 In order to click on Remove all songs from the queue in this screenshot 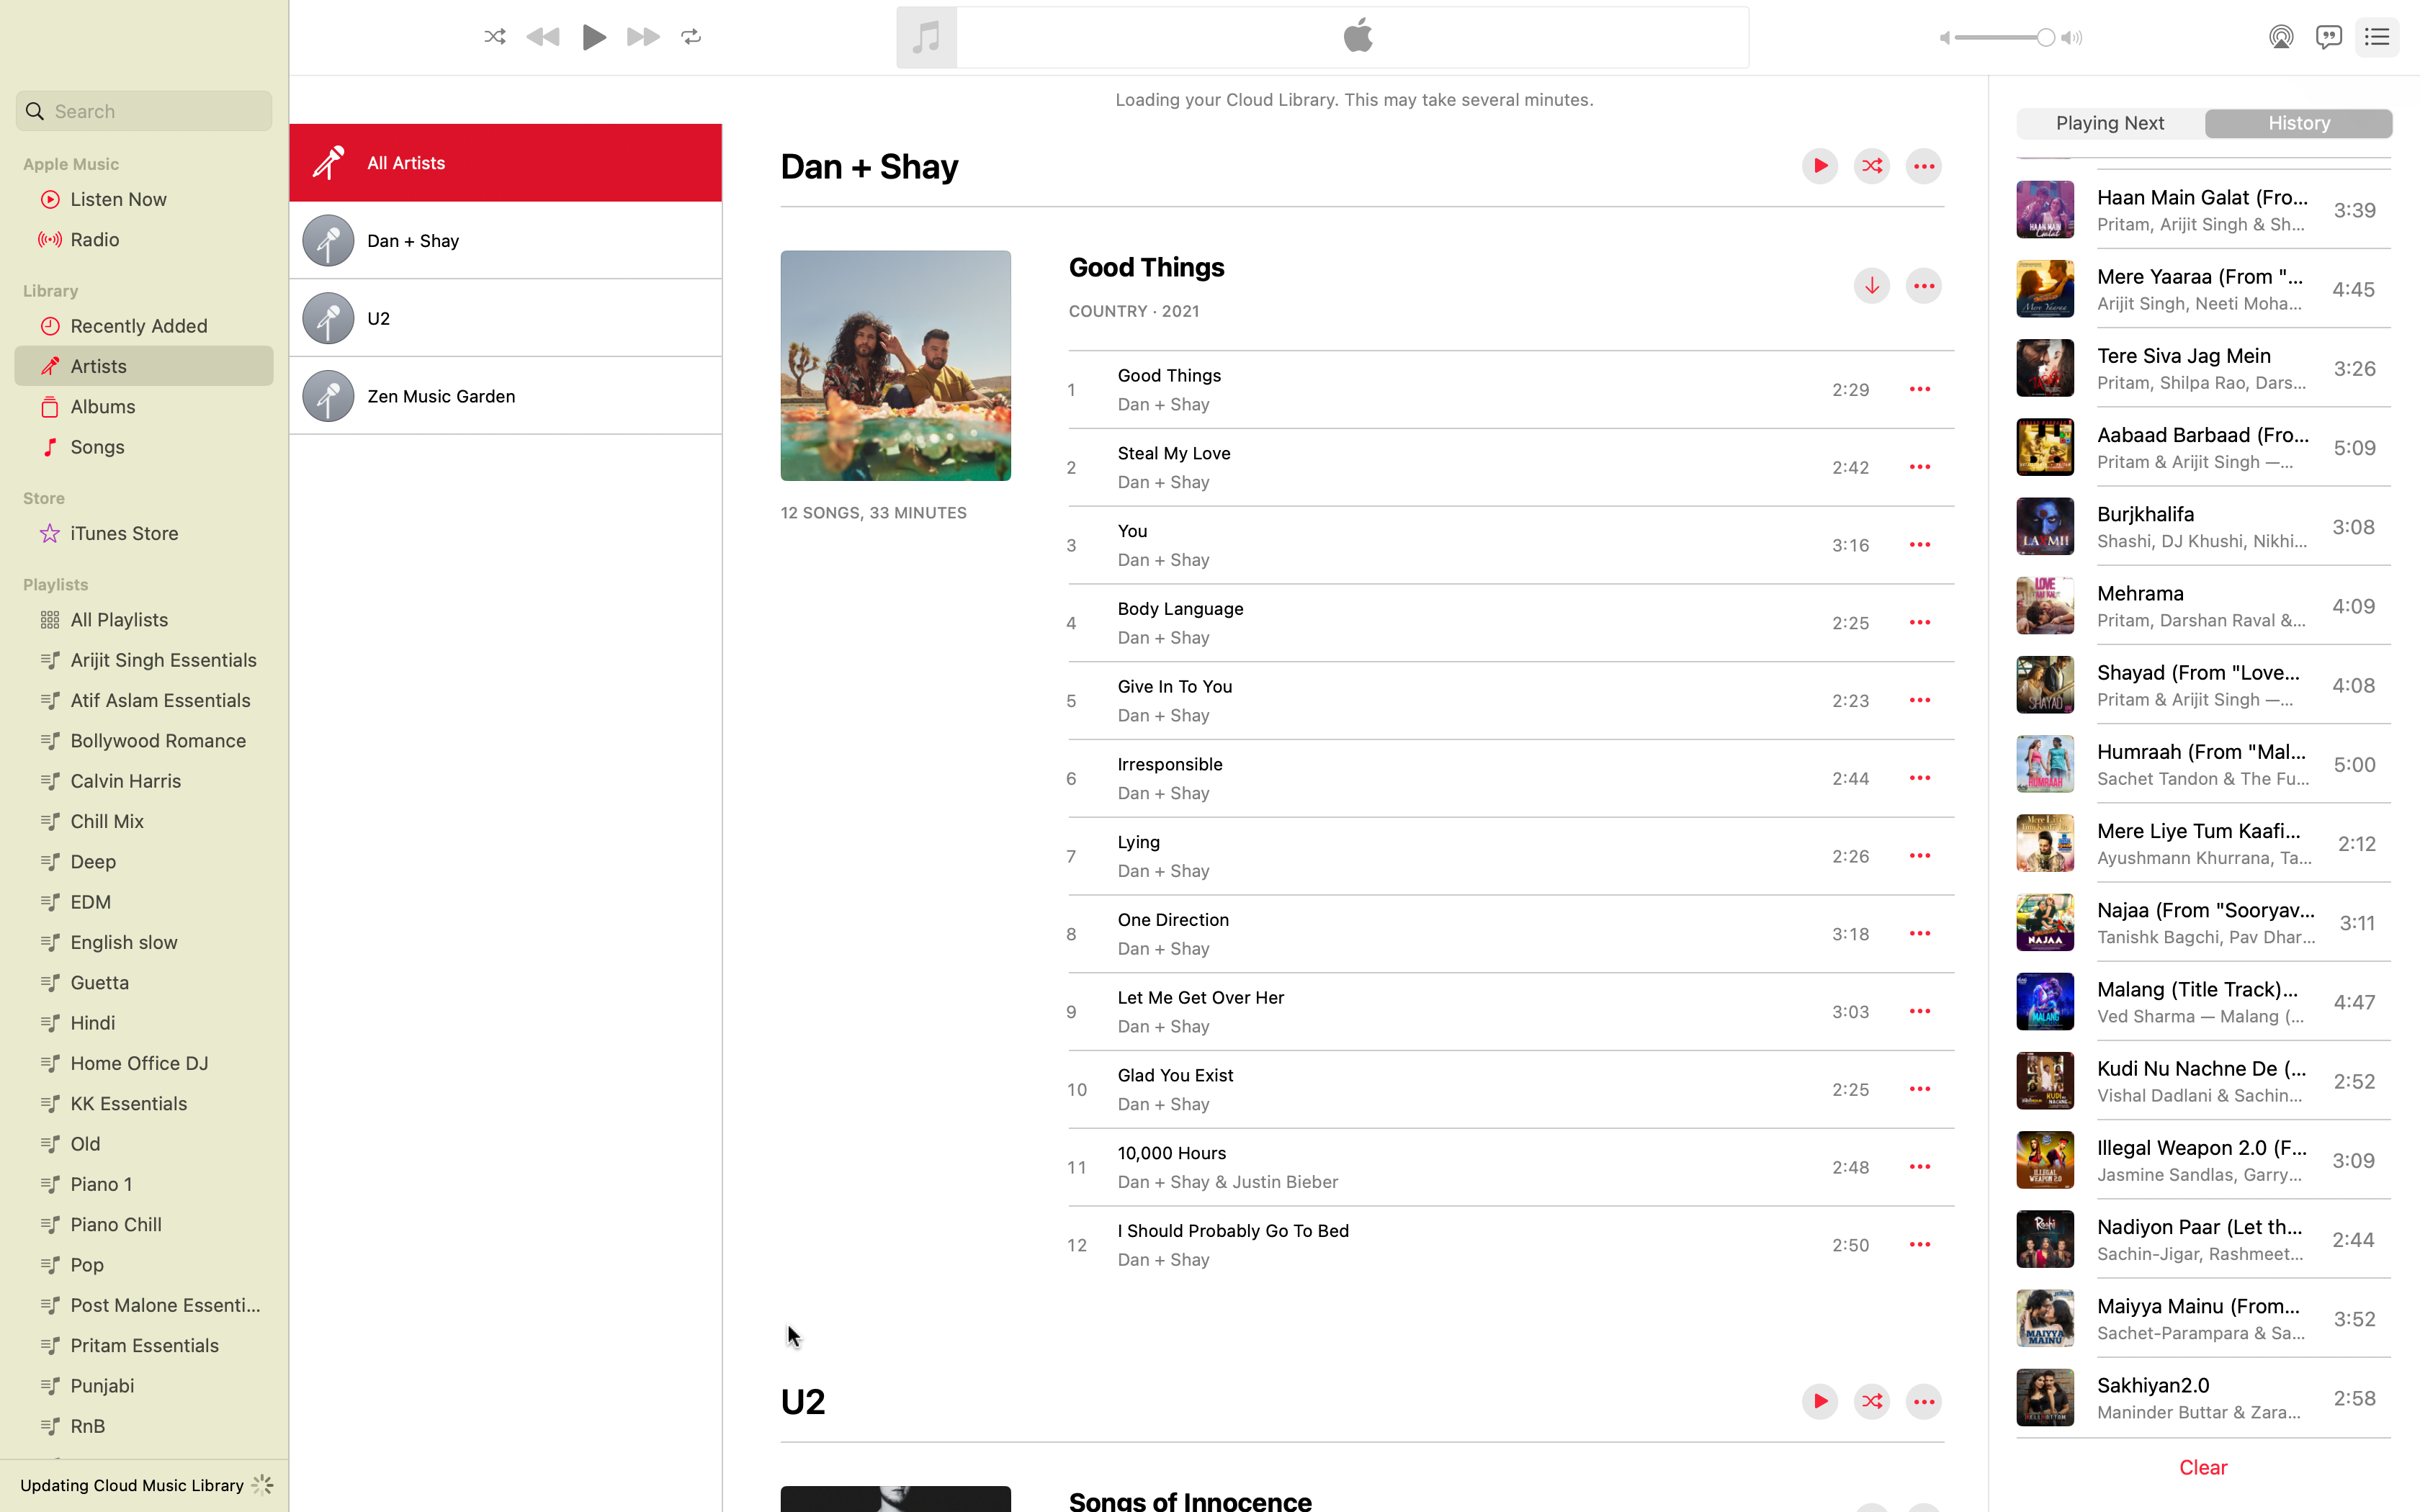, I will do `click(2208, 1467)`.